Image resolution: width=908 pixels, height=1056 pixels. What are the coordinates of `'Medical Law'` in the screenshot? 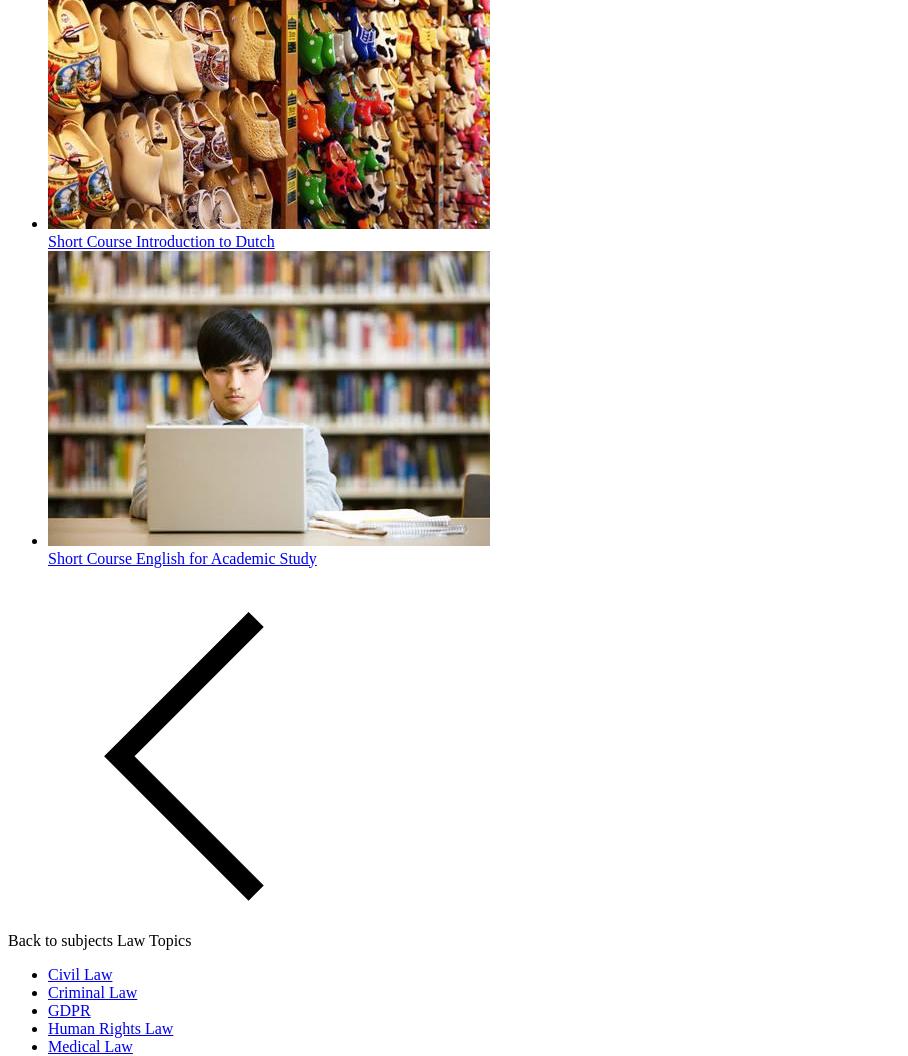 It's located at (88, 1044).